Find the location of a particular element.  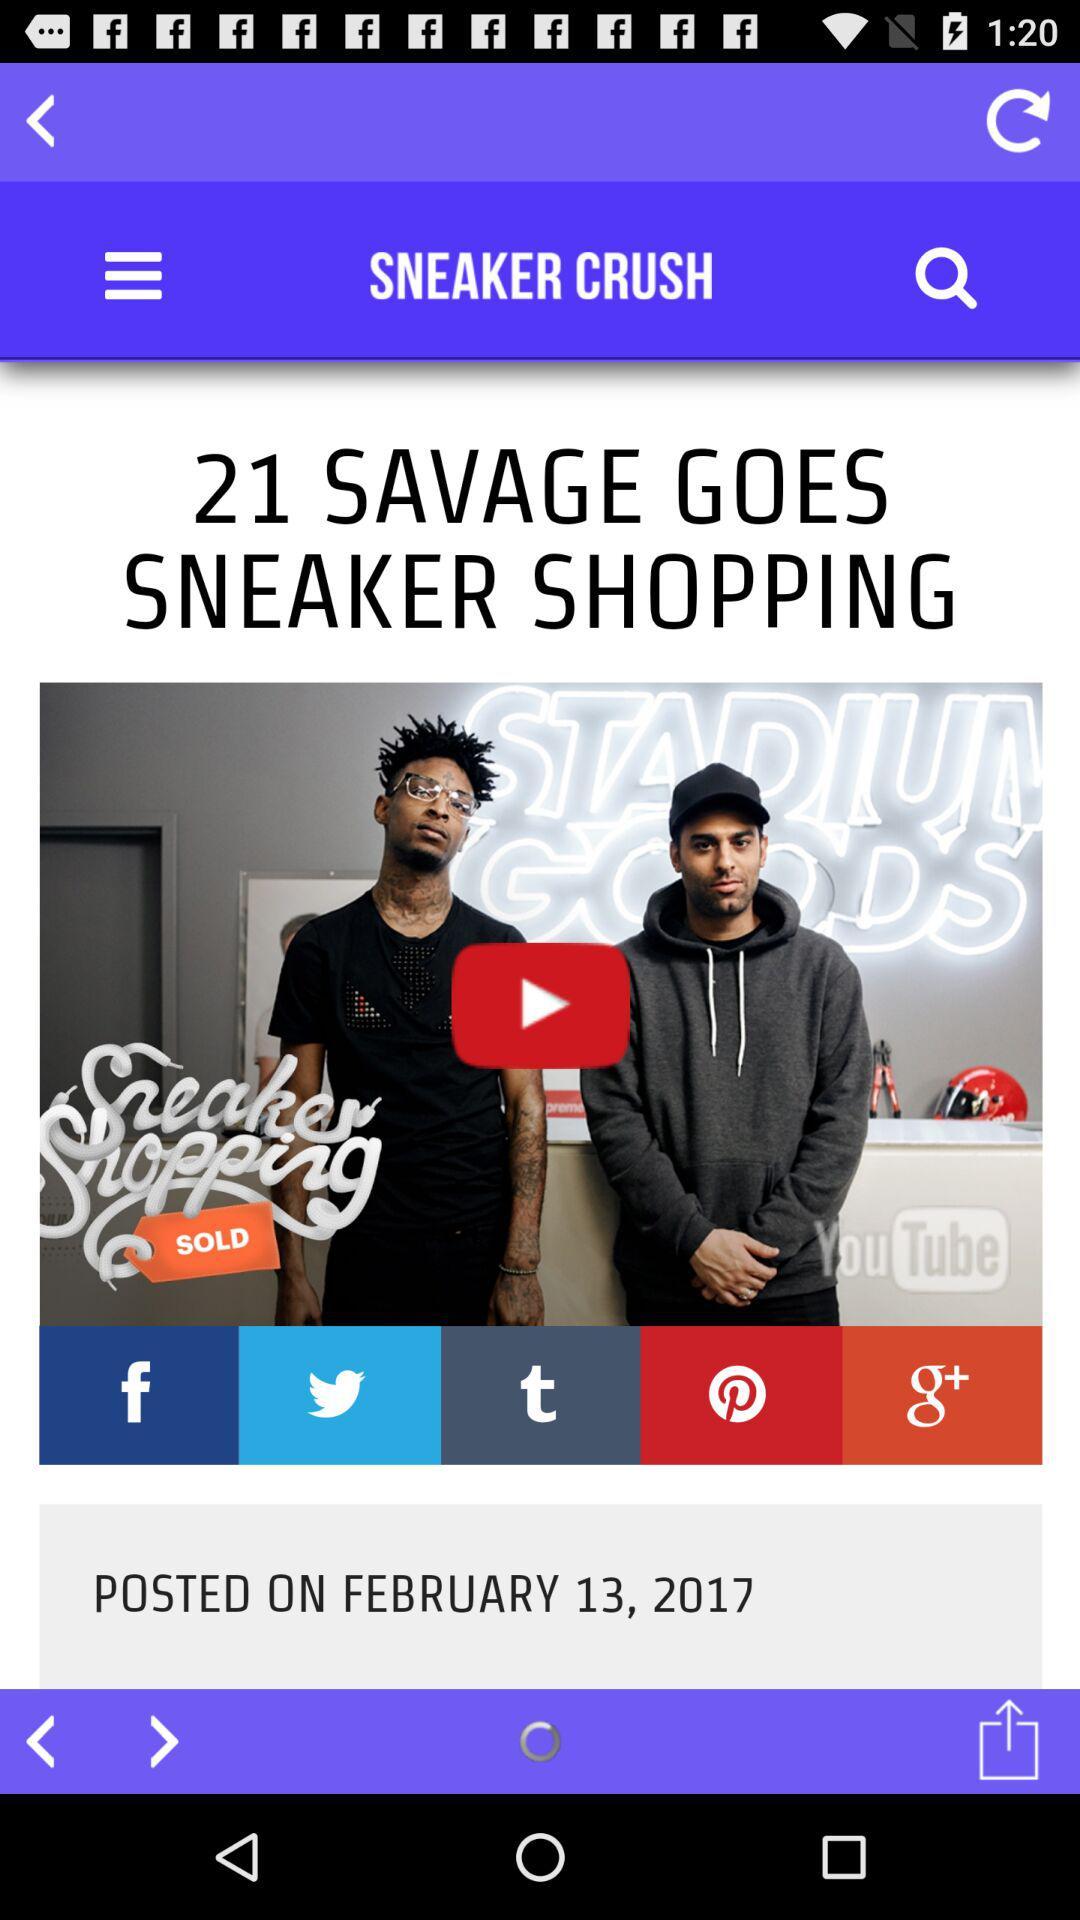

the arrow_forward icon is located at coordinates (151, 1862).